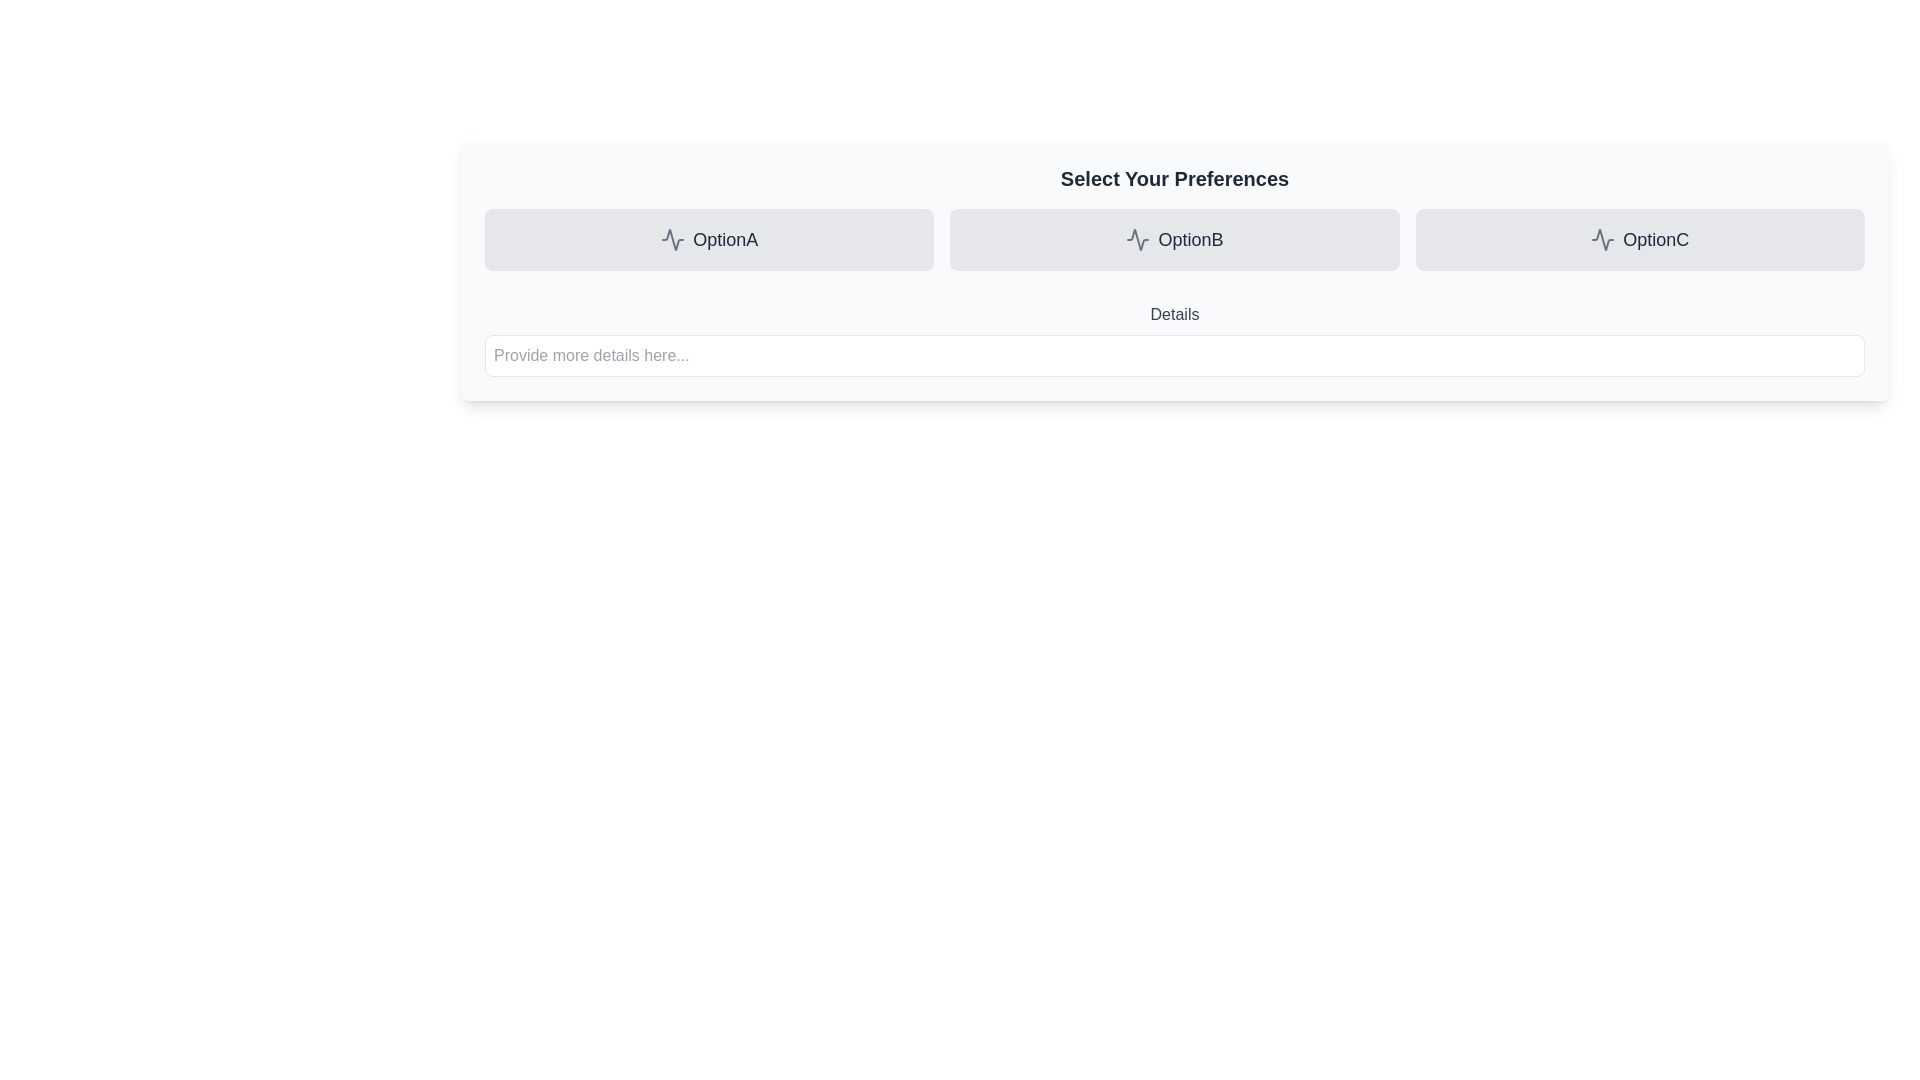 This screenshot has width=1920, height=1080. I want to click on the second option in the 'Select Your Preferences' group, which contains the text label 'OptionB', so click(1175, 238).